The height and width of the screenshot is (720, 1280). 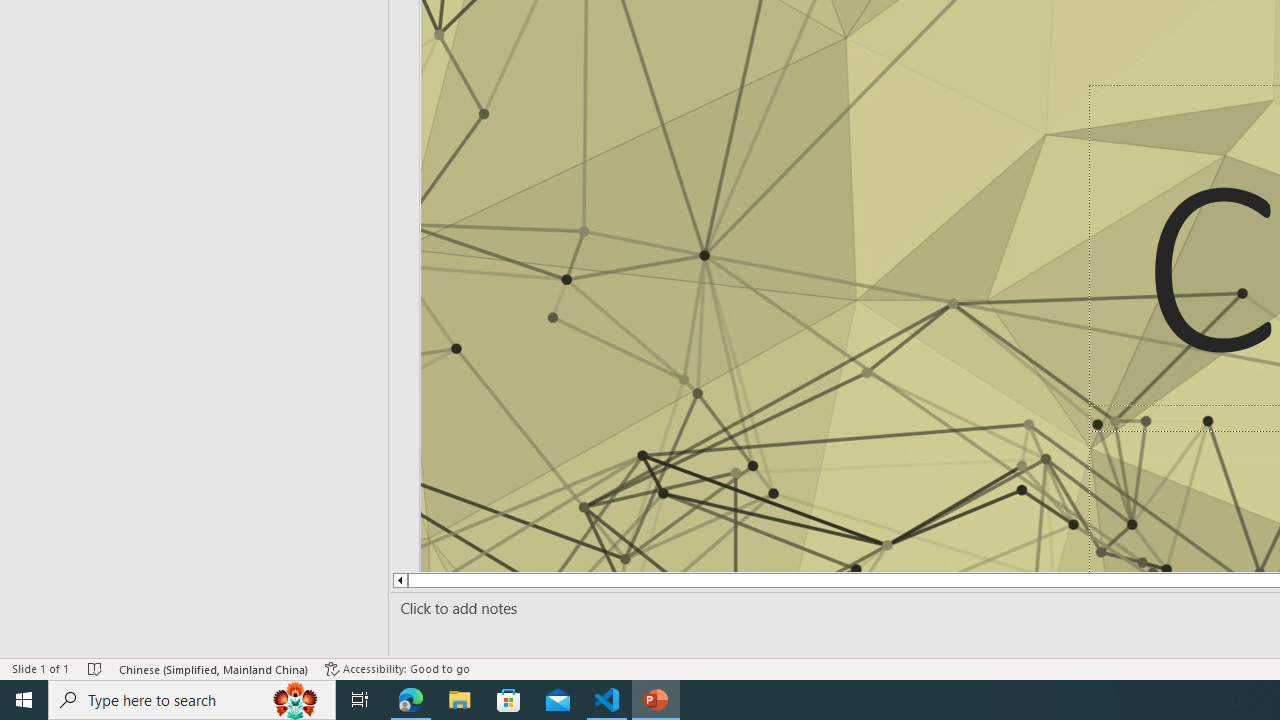 I want to click on 'Accessibility Checker Accessibility: Good to go', so click(x=397, y=669).